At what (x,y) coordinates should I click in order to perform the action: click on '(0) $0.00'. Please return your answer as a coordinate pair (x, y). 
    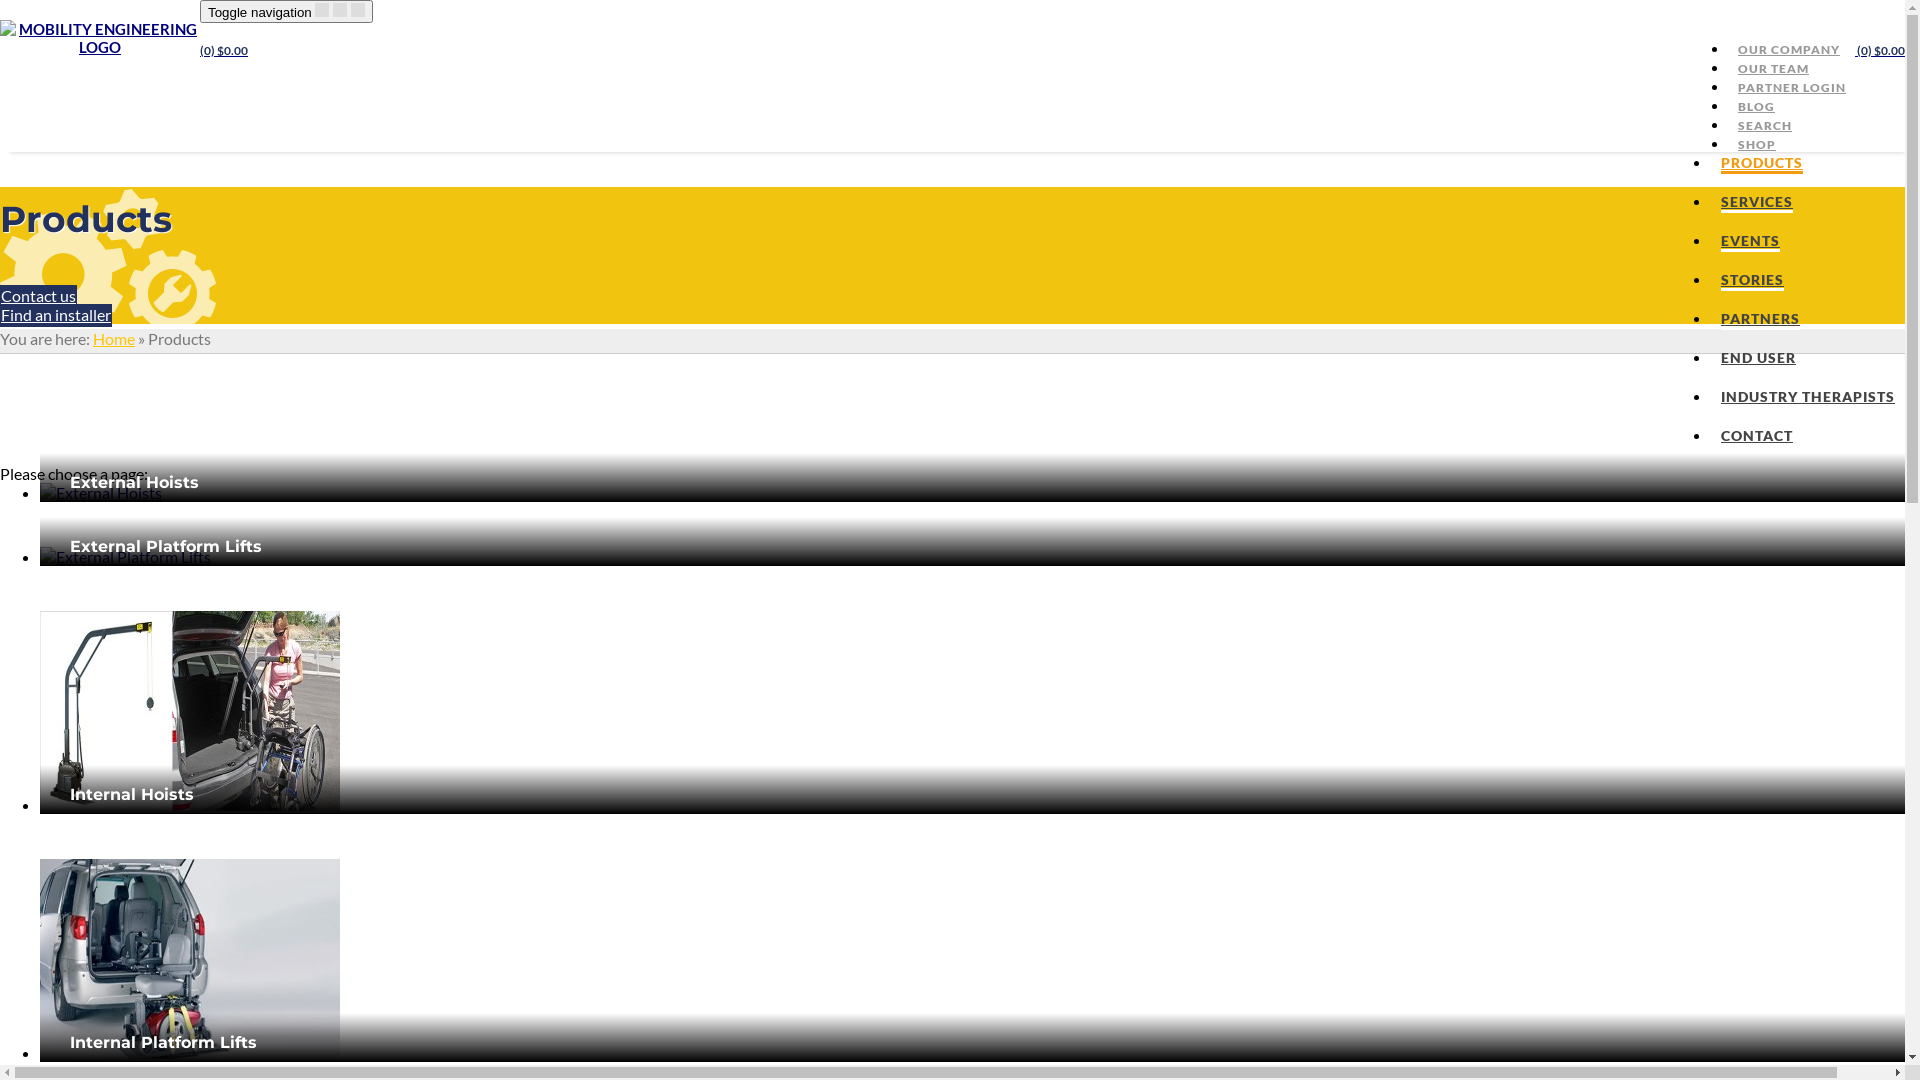
    Looking at the image, I should click on (200, 49).